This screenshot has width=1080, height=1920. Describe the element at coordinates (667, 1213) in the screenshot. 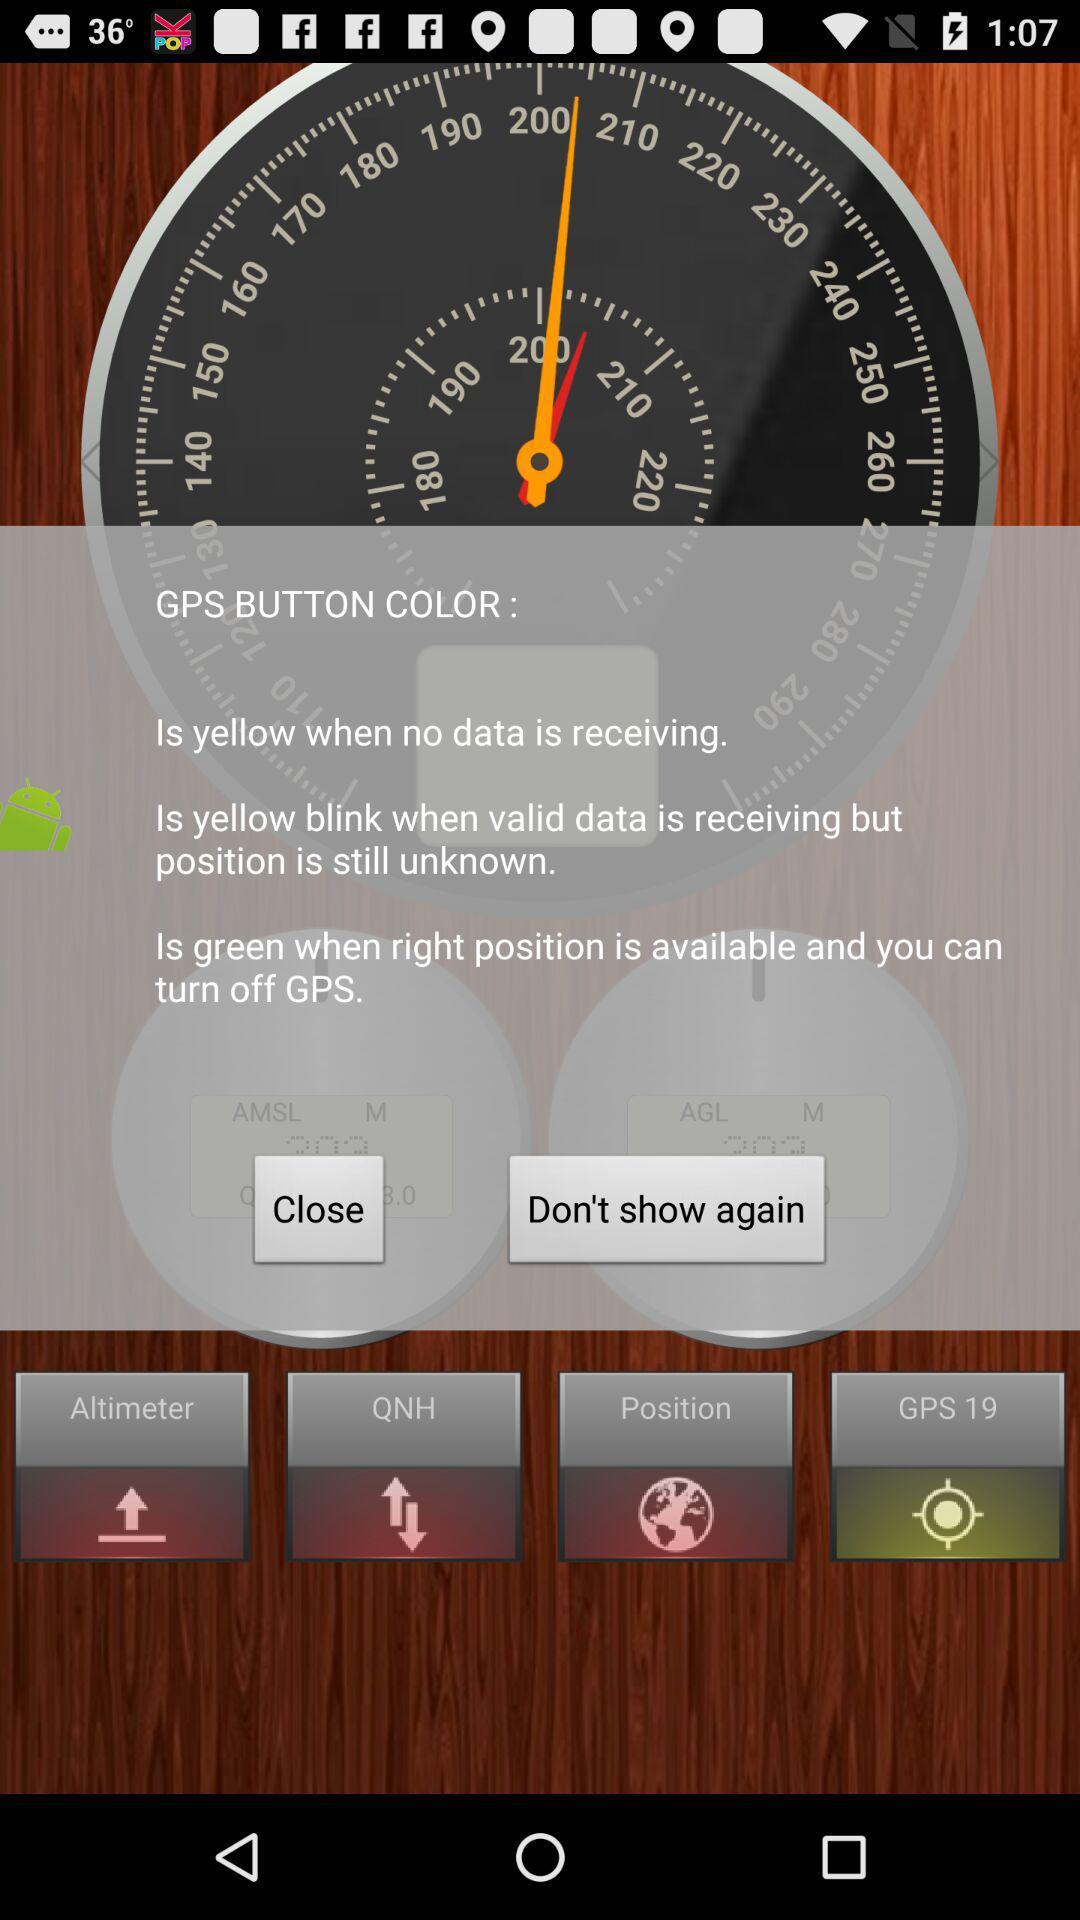

I see `the icon next to close` at that location.